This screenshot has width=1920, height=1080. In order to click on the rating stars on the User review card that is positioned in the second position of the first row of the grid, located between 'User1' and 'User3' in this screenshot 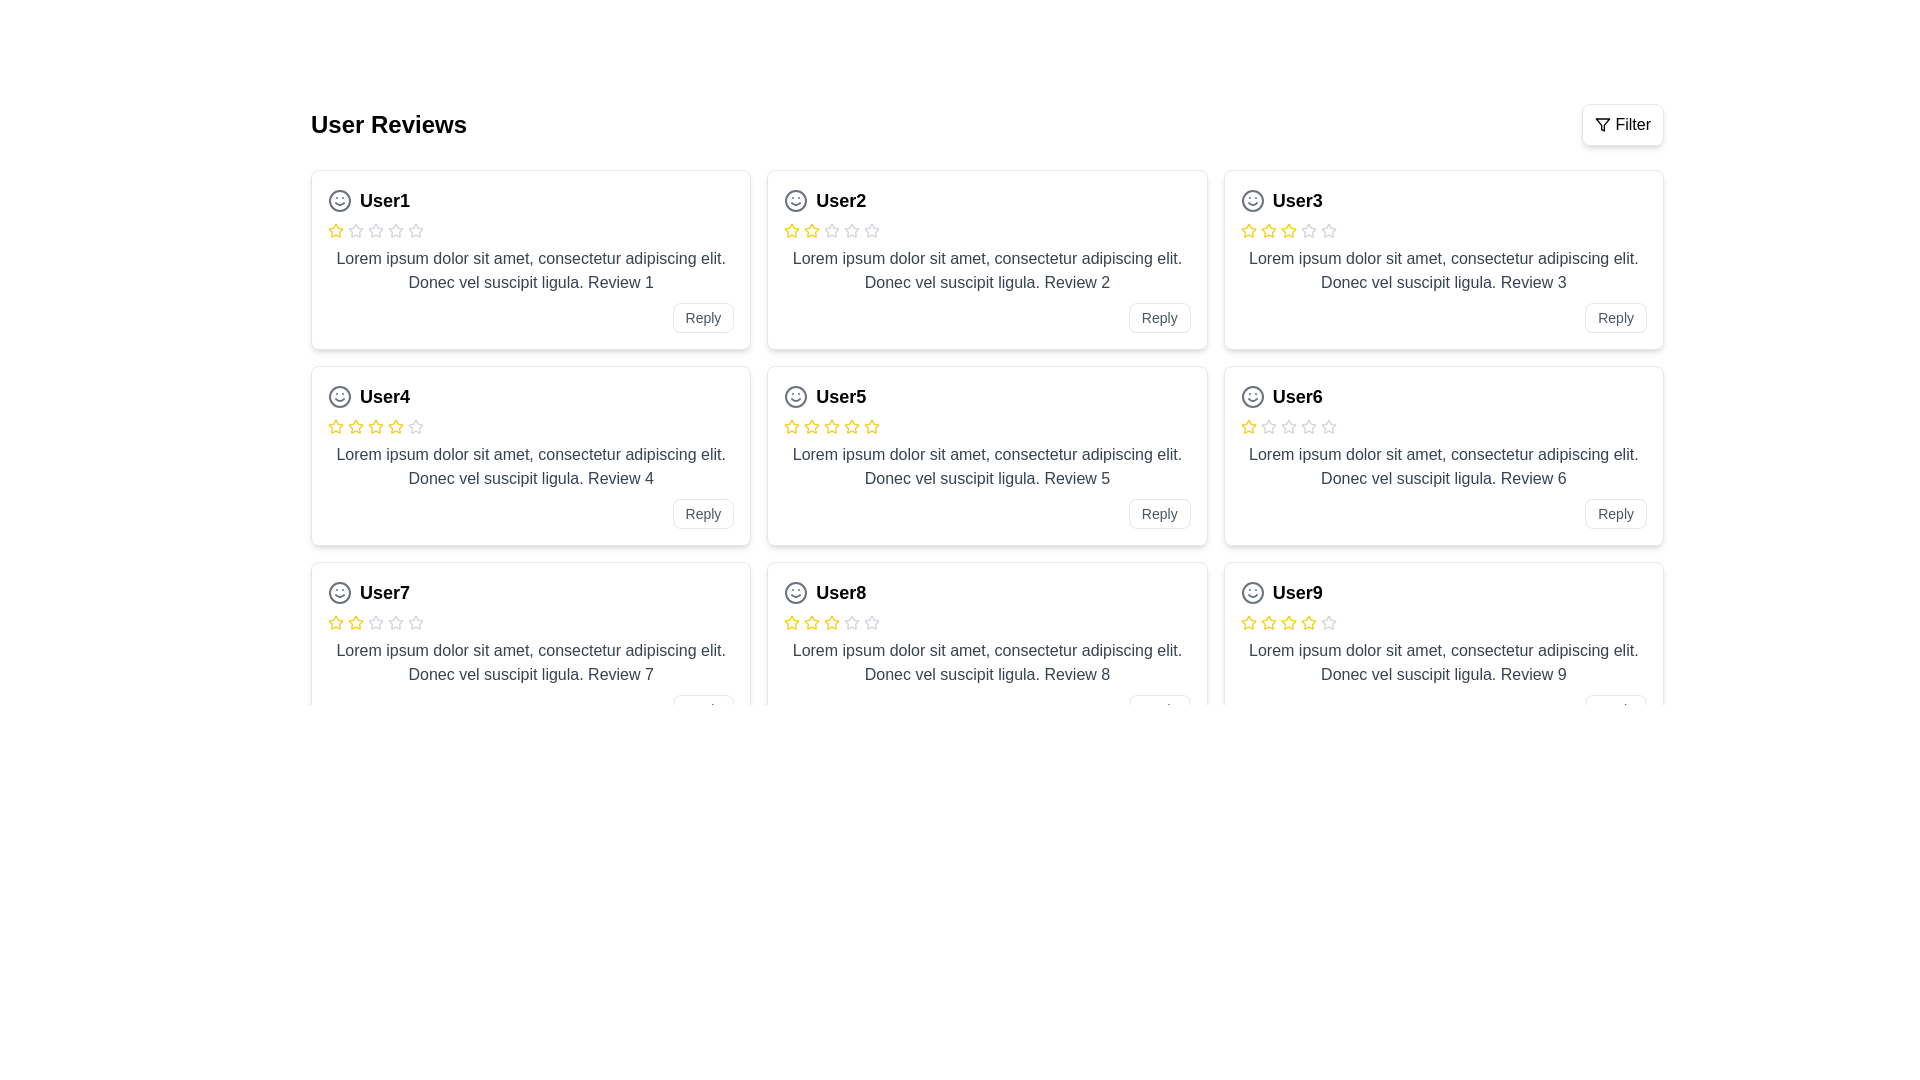, I will do `click(987, 258)`.